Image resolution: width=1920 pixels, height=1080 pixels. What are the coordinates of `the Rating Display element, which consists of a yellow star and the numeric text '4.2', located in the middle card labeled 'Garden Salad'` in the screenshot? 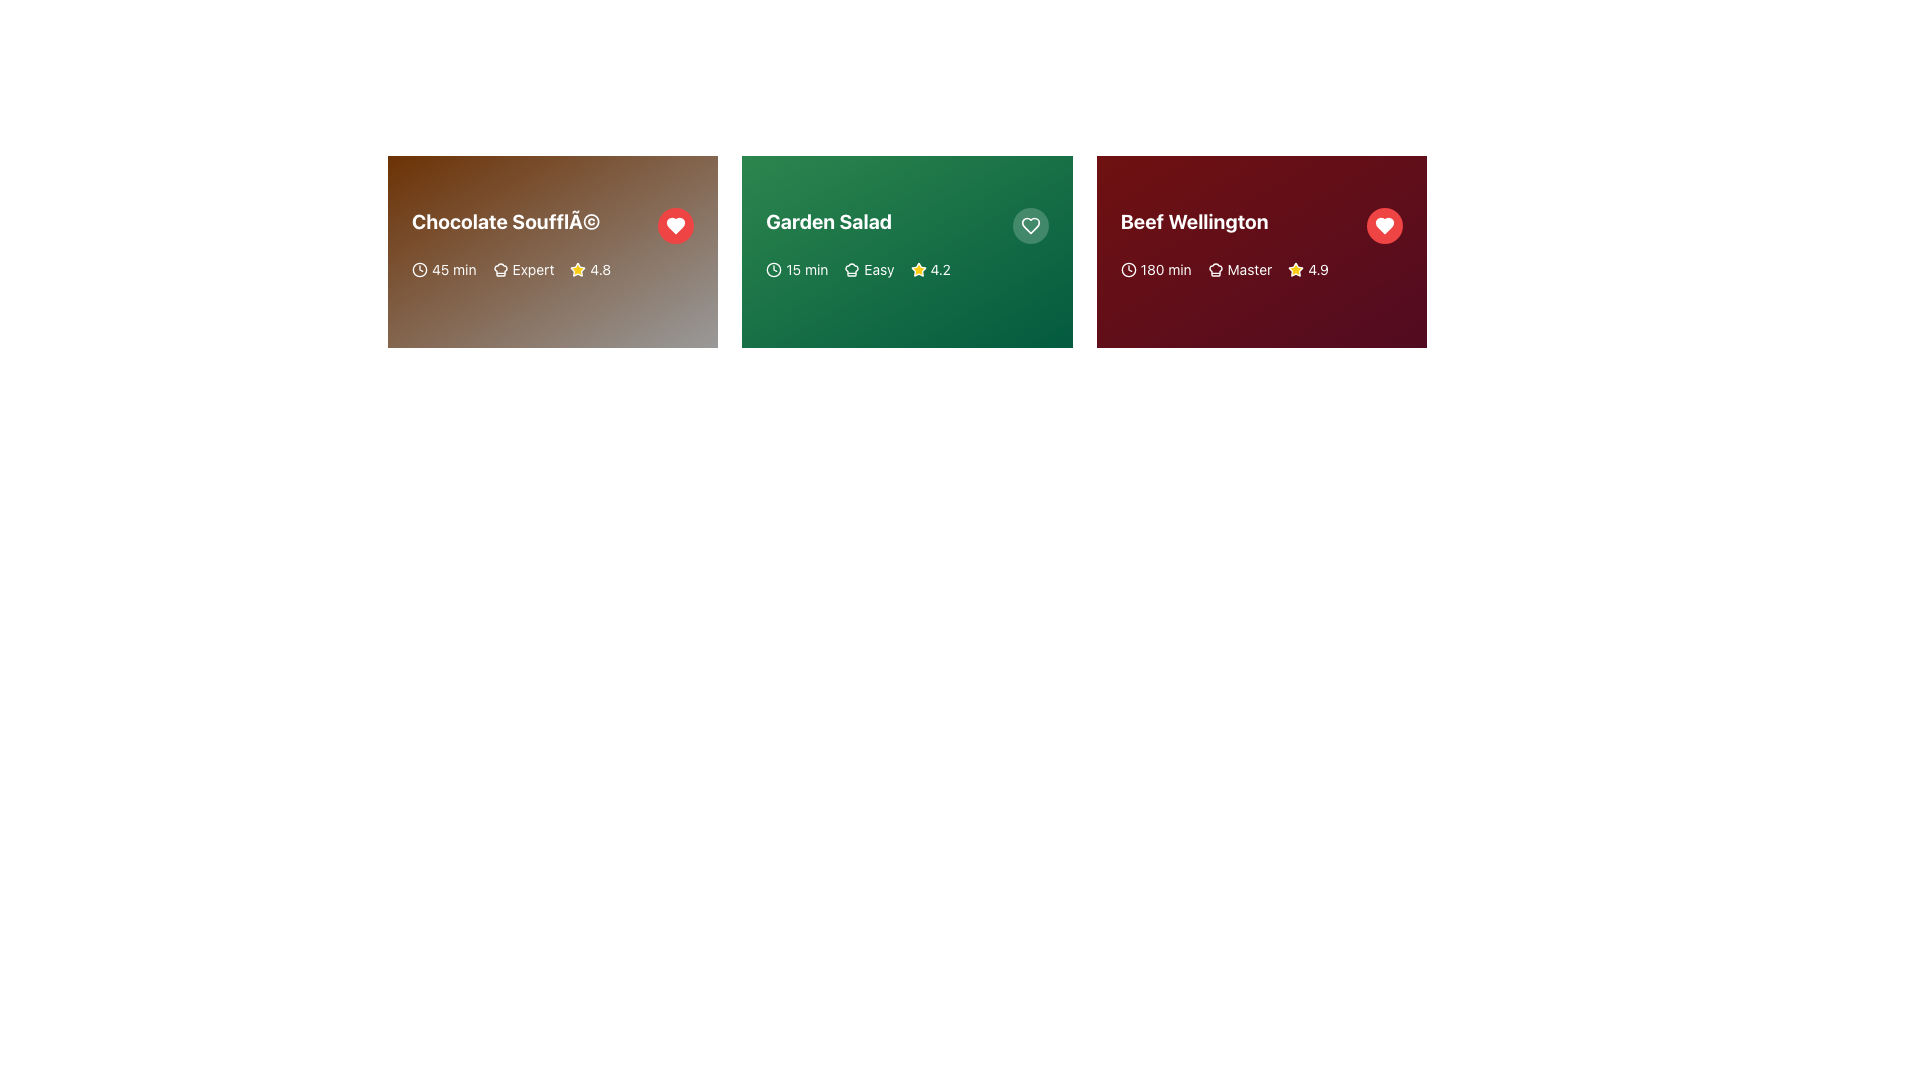 It's located at (929, 270).